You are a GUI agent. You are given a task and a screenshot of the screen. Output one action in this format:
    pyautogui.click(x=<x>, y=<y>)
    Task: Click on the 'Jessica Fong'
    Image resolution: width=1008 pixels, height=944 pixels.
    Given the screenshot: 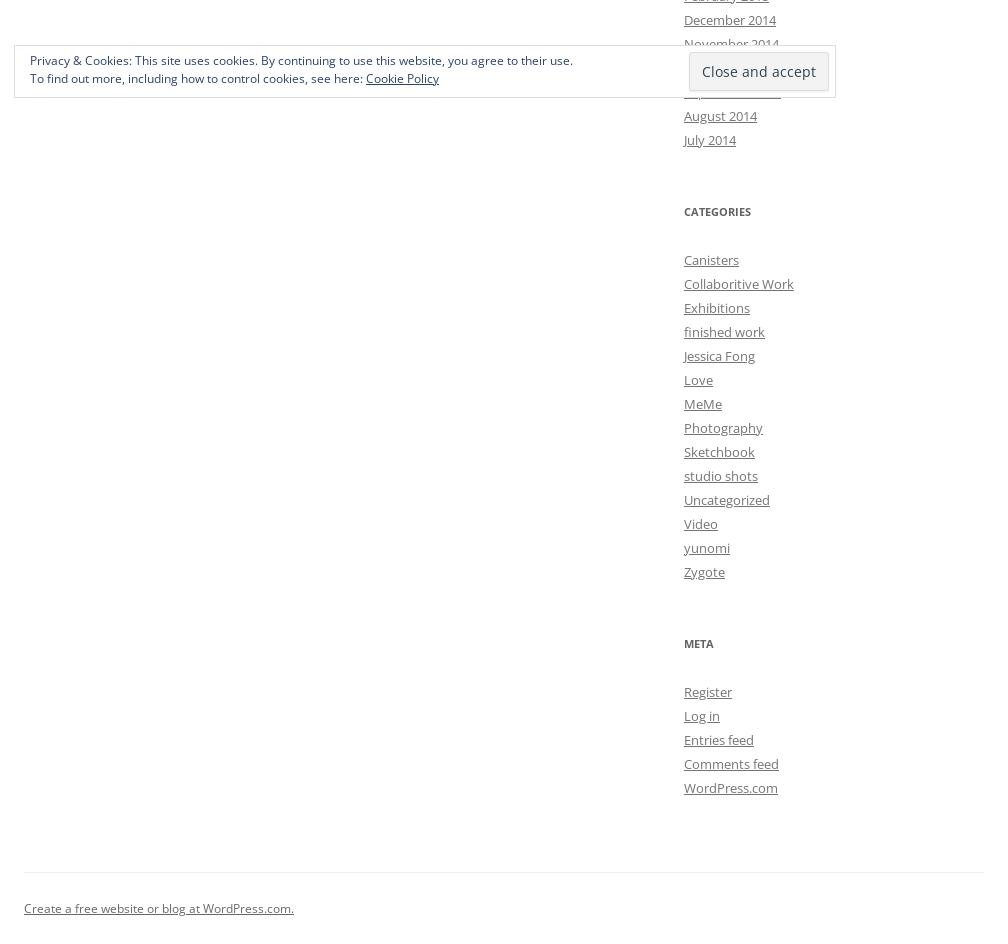 What is the action you would take?
    pyautogui.click(x=684, y=355)
    